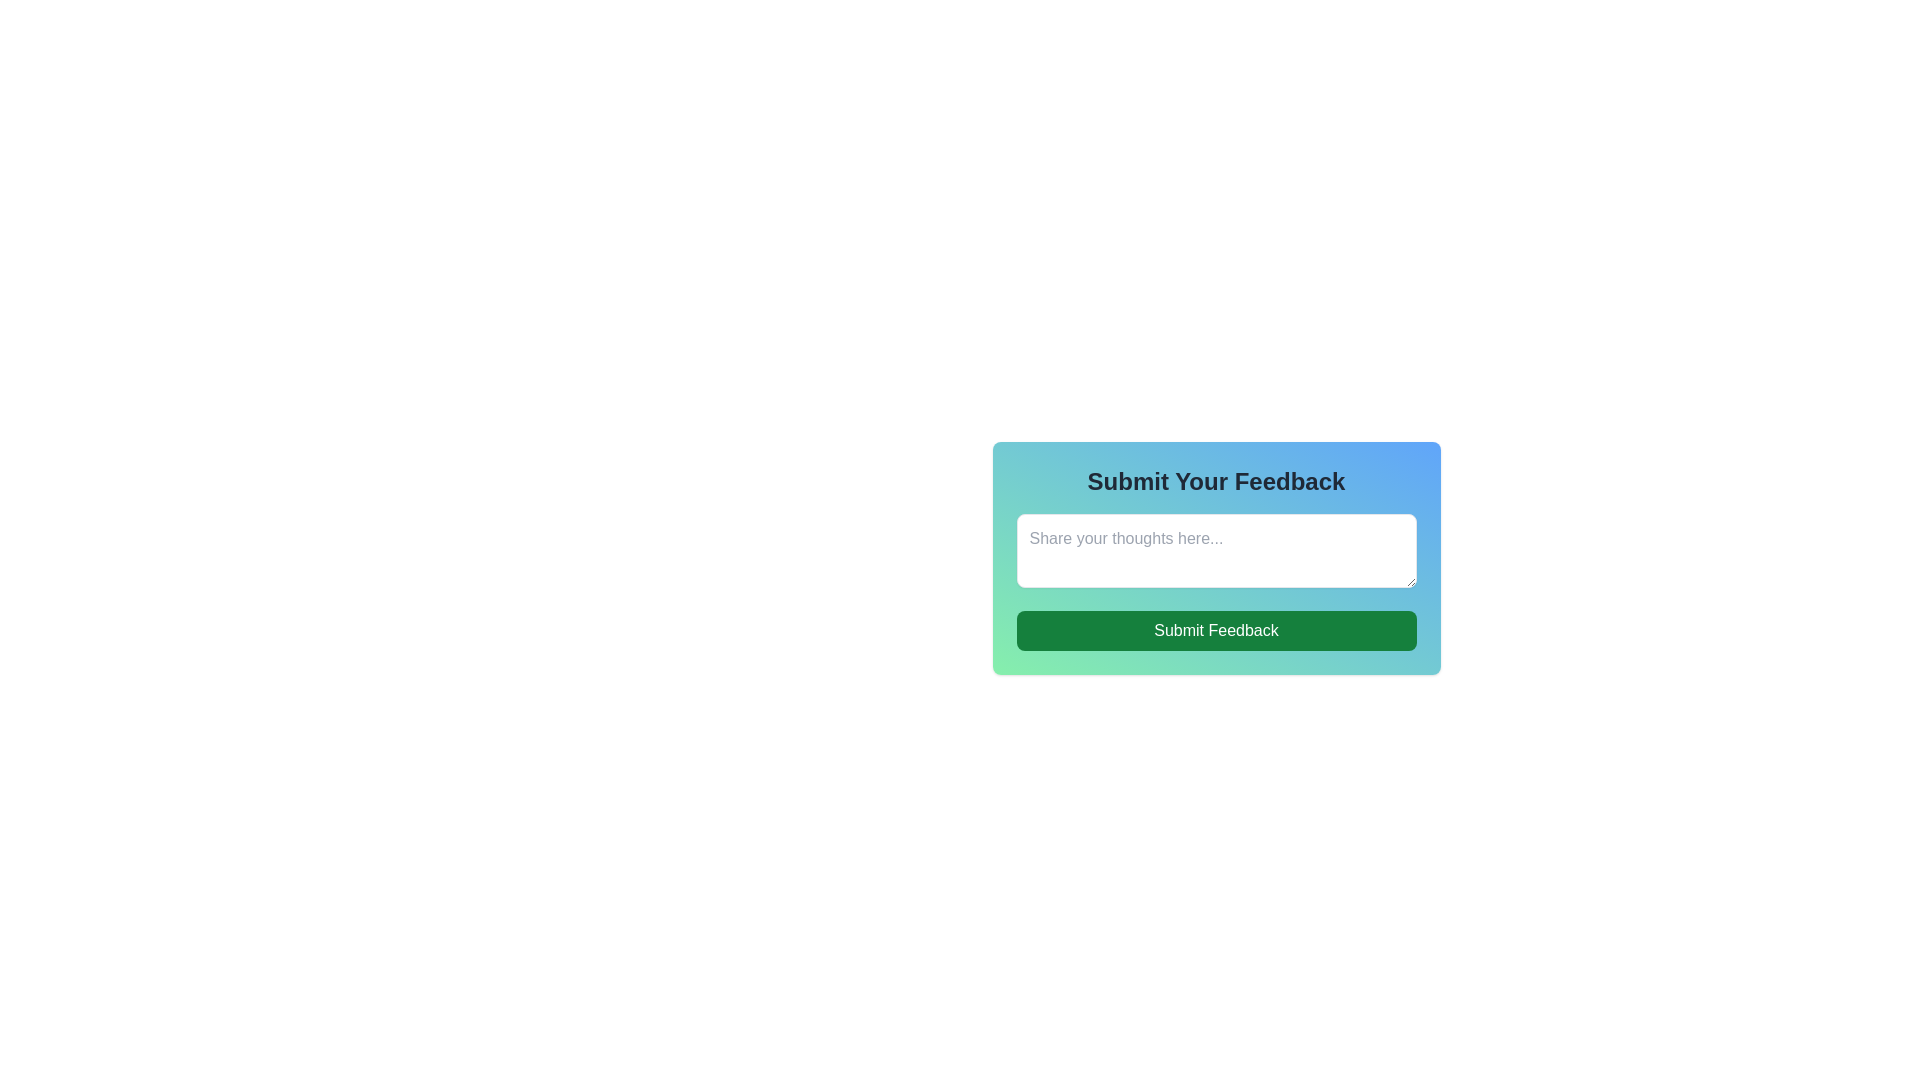 The image size is (1920, 1080). Describe the element at coordinates (1215, 631) in the screenshot. I see `the 'Submit Feedback' button located at the bottom of the feedback form to observe the hover effect` at that location.